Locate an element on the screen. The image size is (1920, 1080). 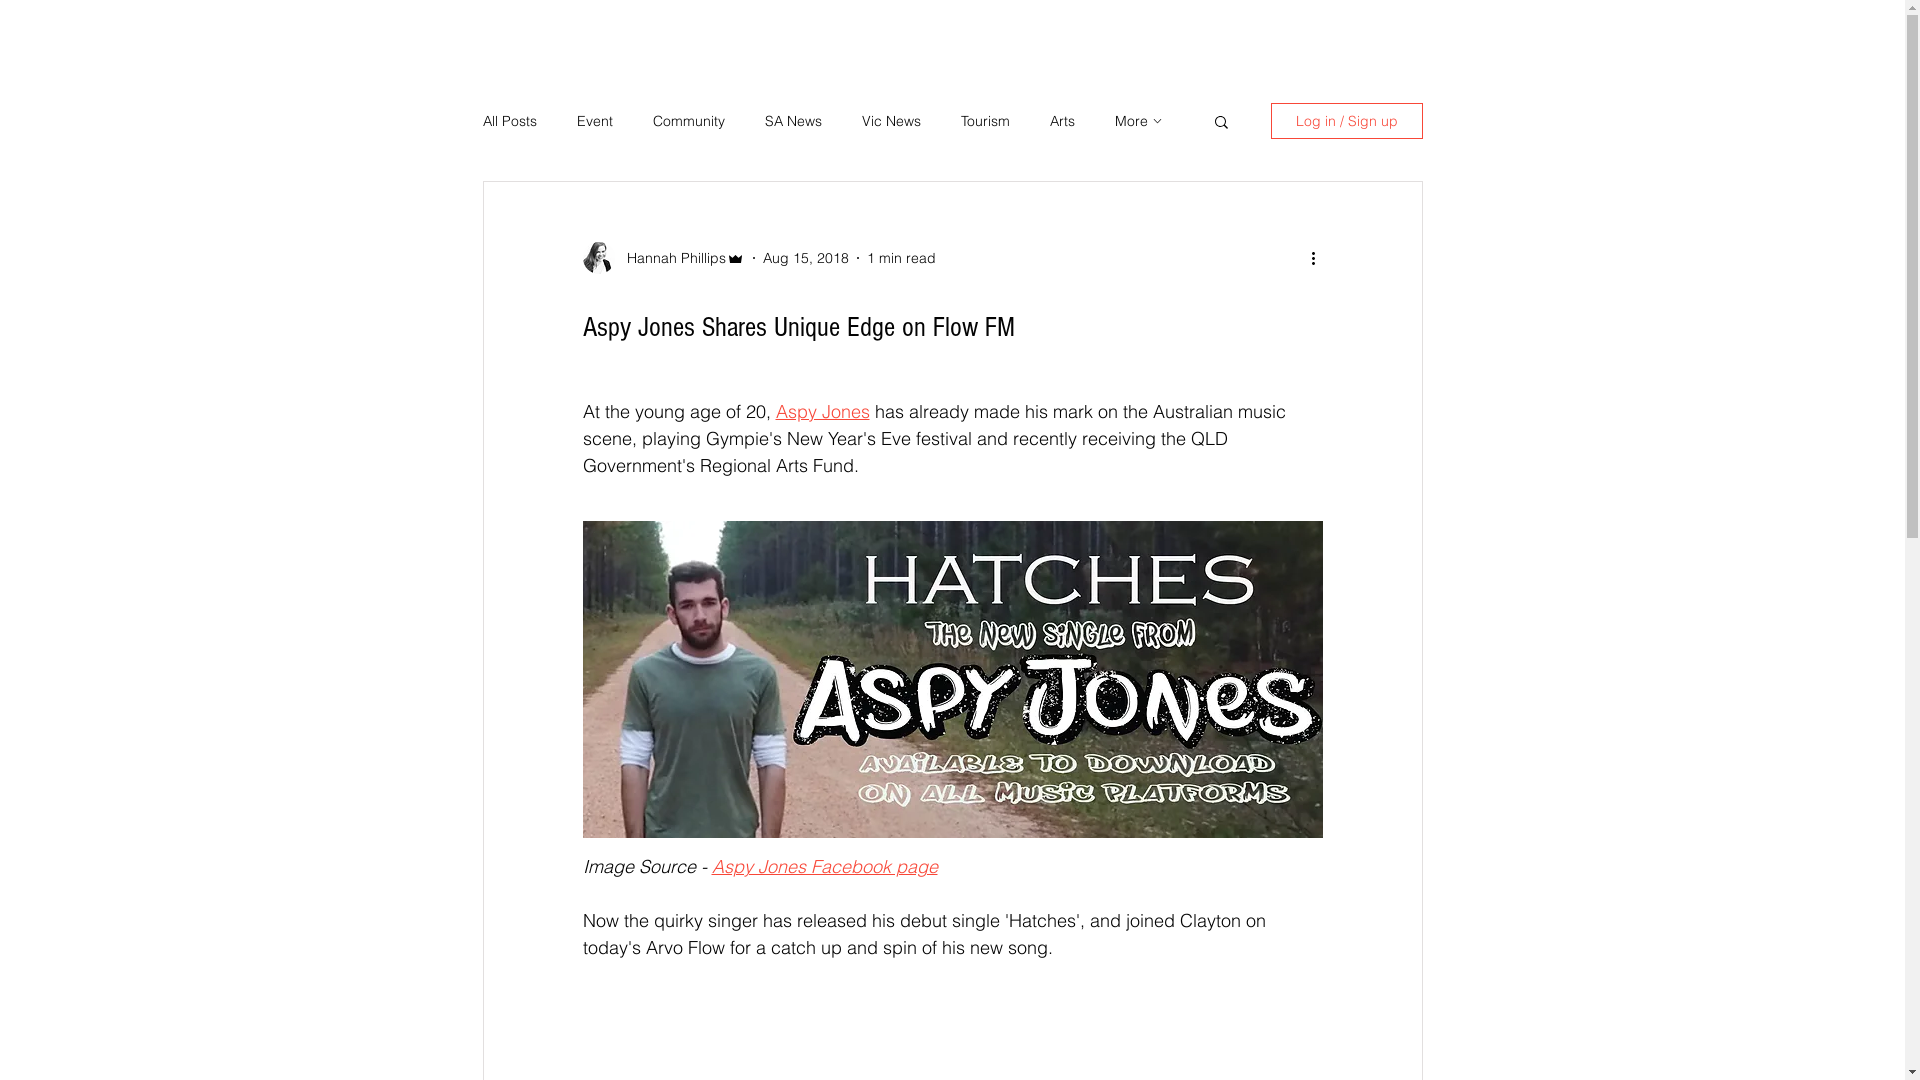
'All Posts' is located at coordinates (508, 120).